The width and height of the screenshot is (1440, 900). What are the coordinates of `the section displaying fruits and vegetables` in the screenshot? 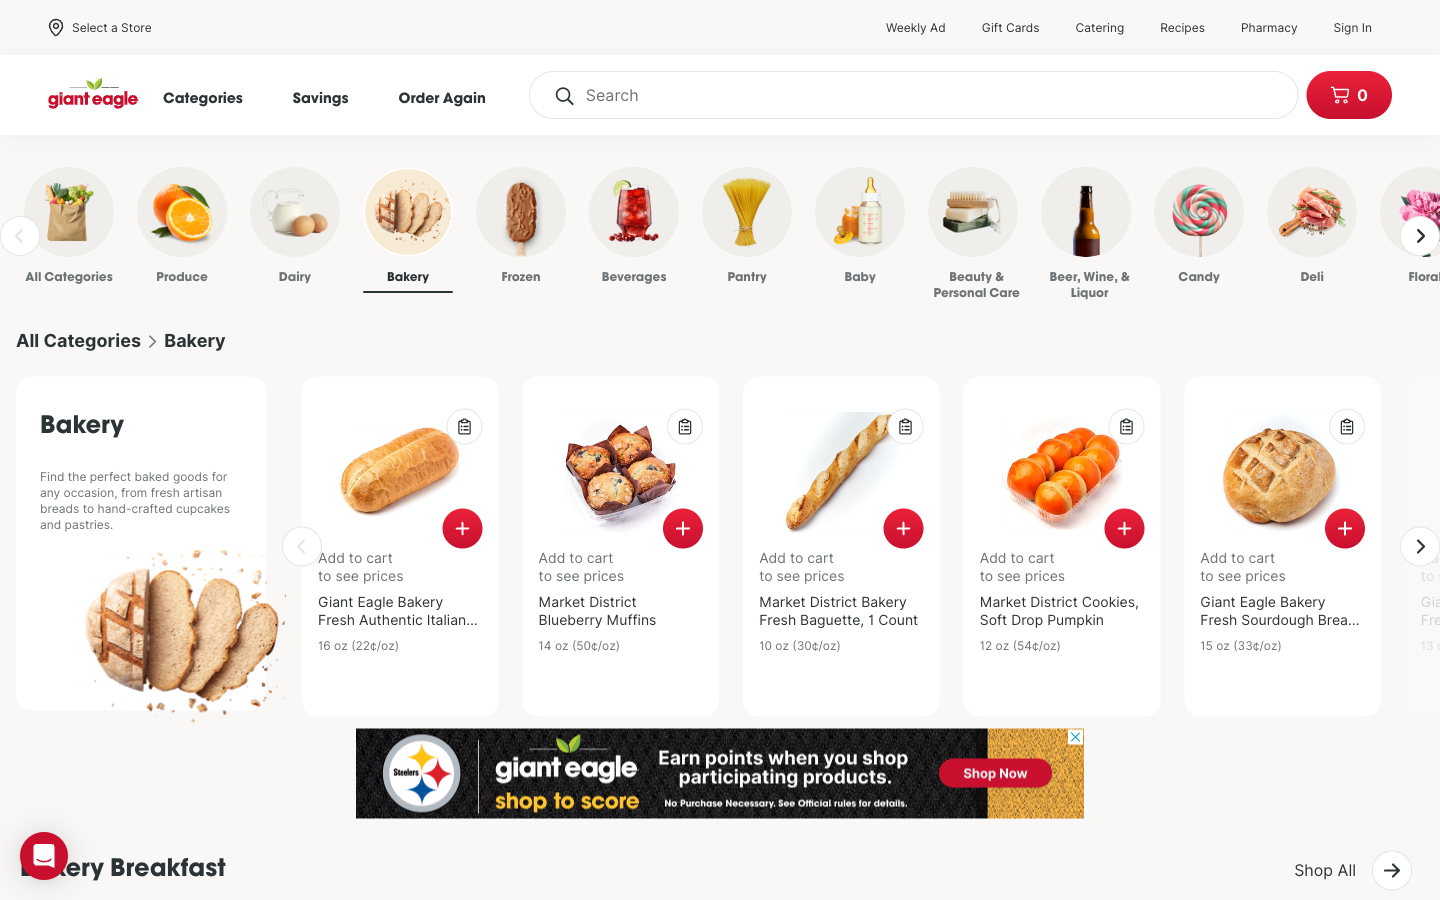 It's located at (155, 229).